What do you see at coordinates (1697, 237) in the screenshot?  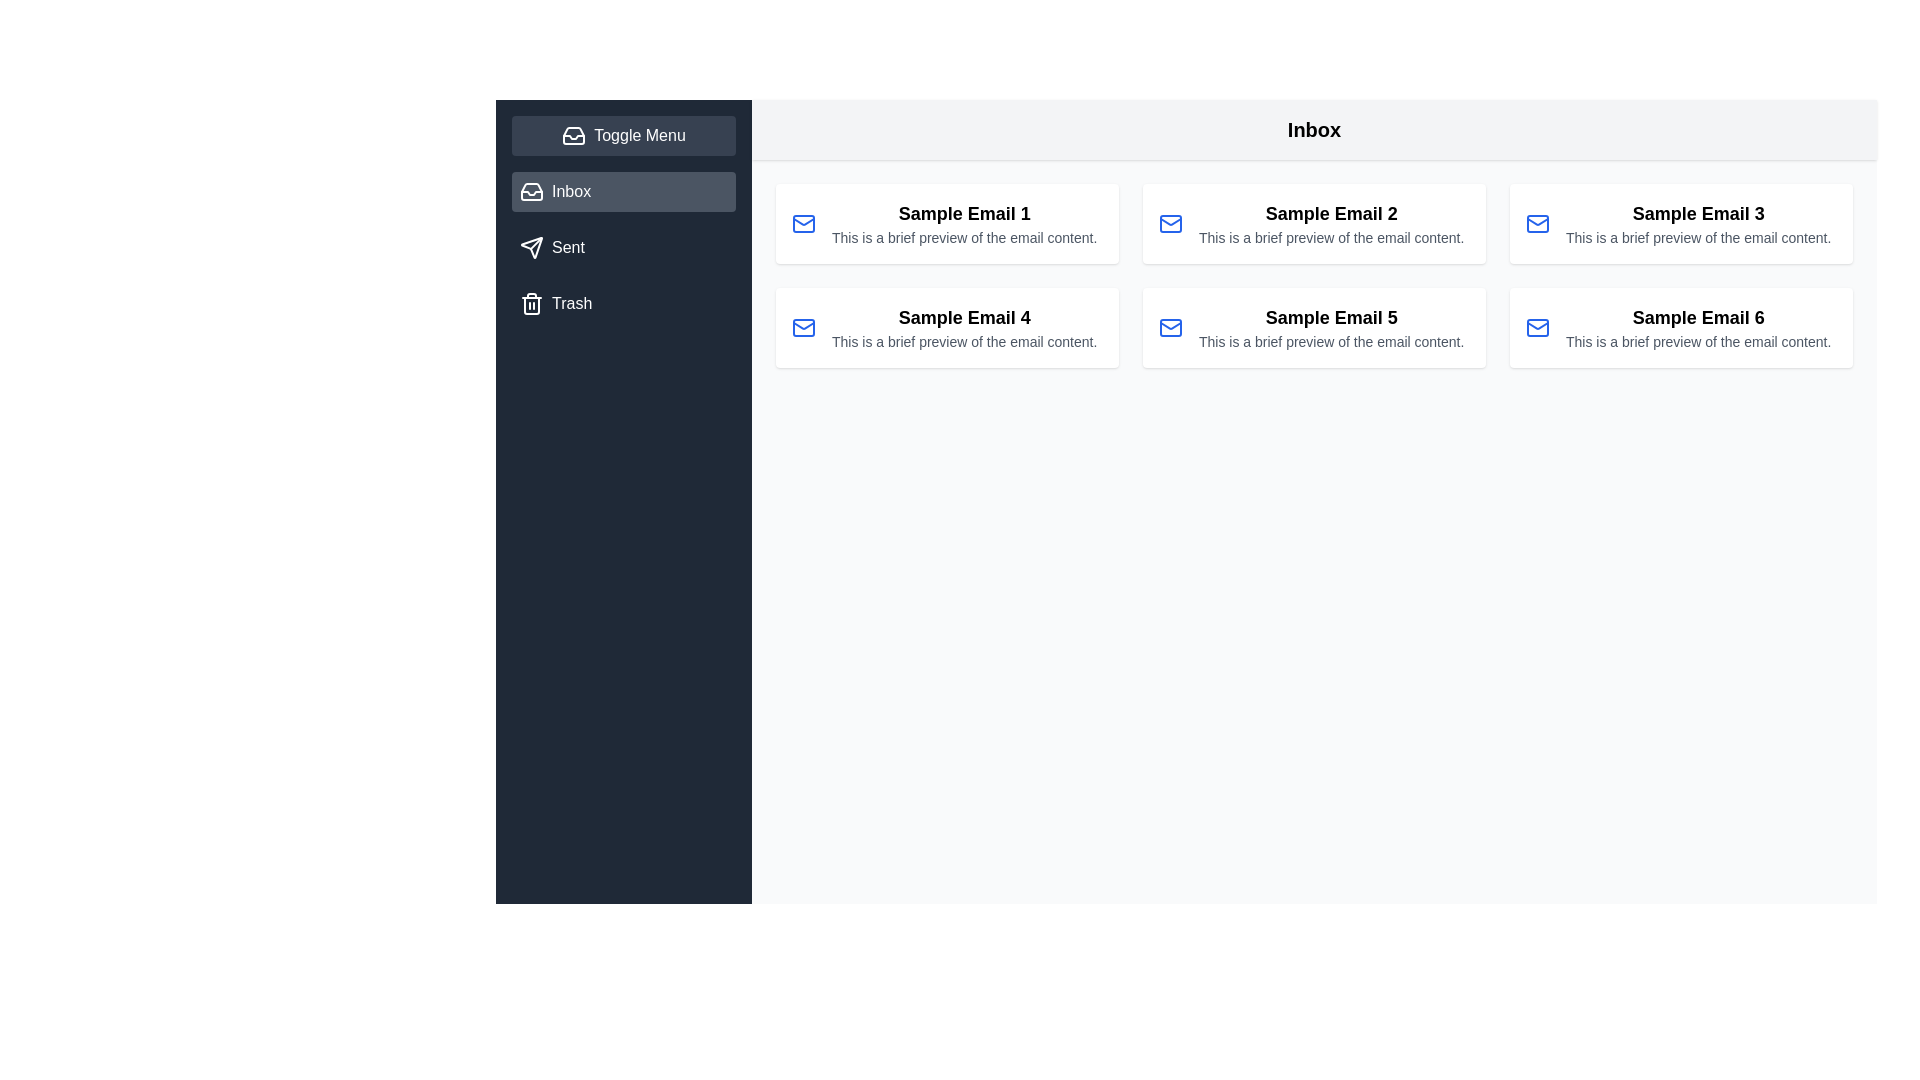 I see `the text snippet displaying 'This is a brief preview of the email content.' located below the title 'Sample Email 3' in the third email preview card of the grid layout` at bounding box center [1697, 237].